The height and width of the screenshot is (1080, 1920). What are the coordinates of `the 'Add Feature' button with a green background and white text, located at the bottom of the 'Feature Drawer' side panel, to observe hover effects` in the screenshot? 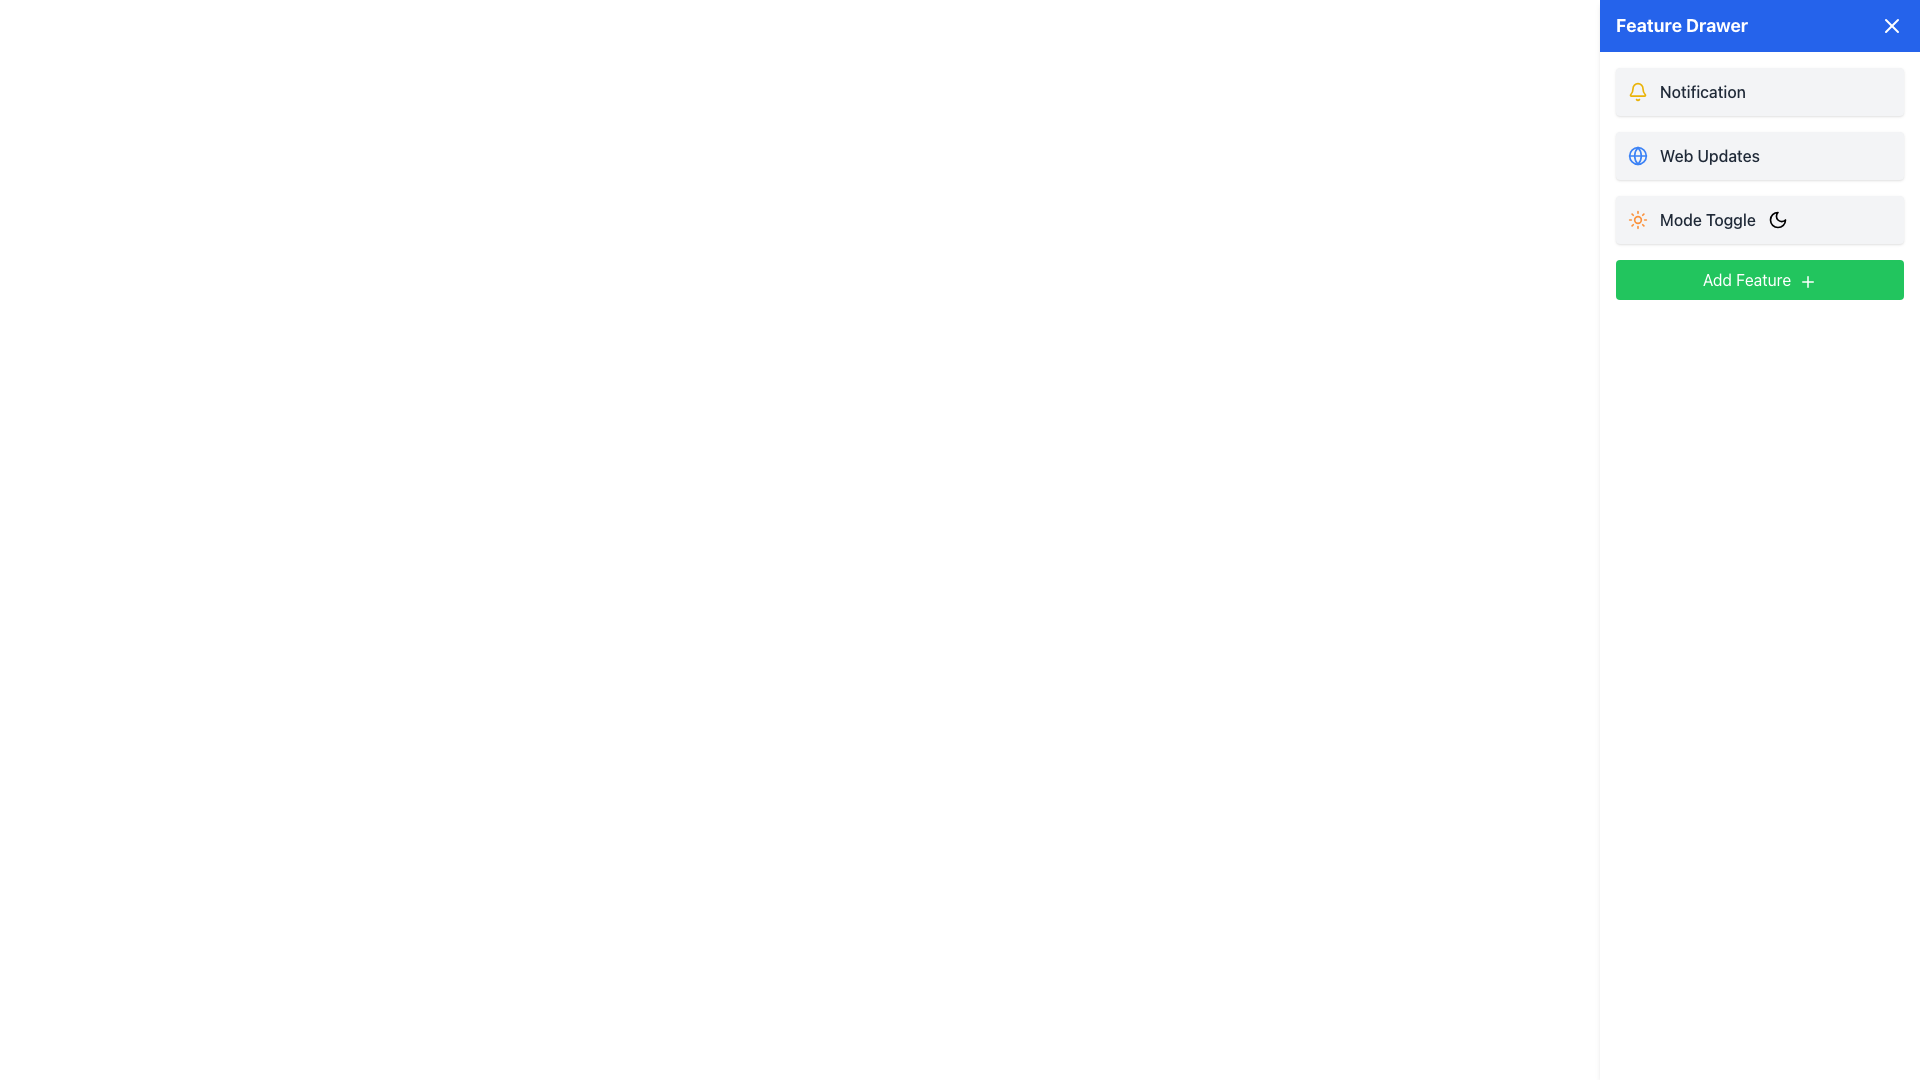 It's located at (1760, 280).